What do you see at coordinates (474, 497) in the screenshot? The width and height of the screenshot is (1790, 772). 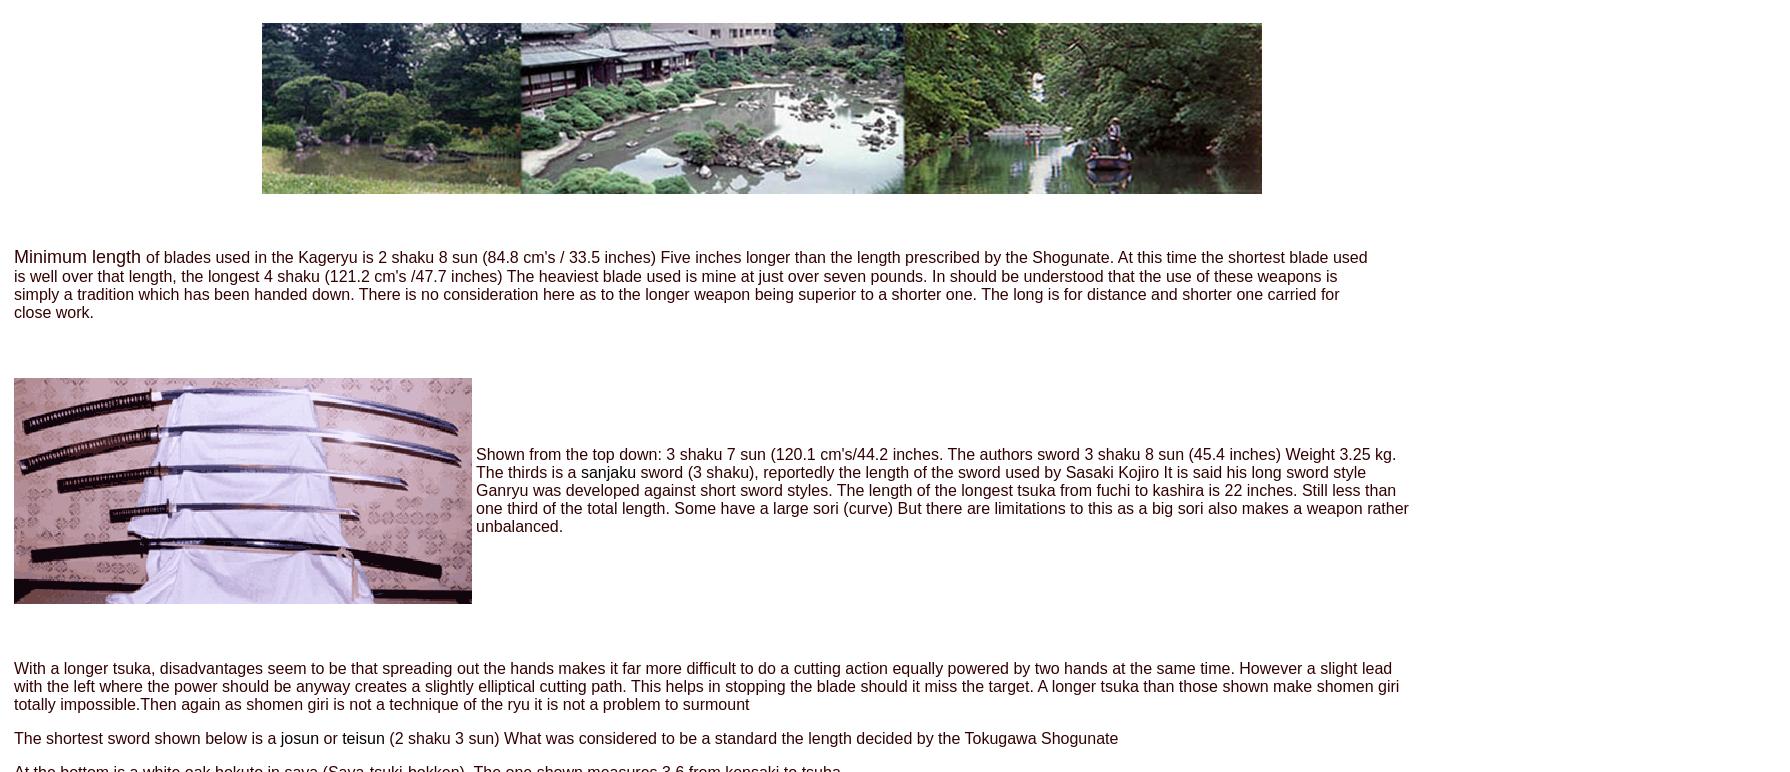 I see `'sword (3 shaku), reportedly the length of the sword used by Sasaki Kojiro It is said his long sword style Ganryu was developed against short sword styles. The length of the longest tsuka from fuchi to kashira is 22 inches. Still less than one third of the total length. Some have a large sori (curve) But there are limitations to this as a big sori also makes a weapon rather unbalanced.'` at bounding box center [474, 497].